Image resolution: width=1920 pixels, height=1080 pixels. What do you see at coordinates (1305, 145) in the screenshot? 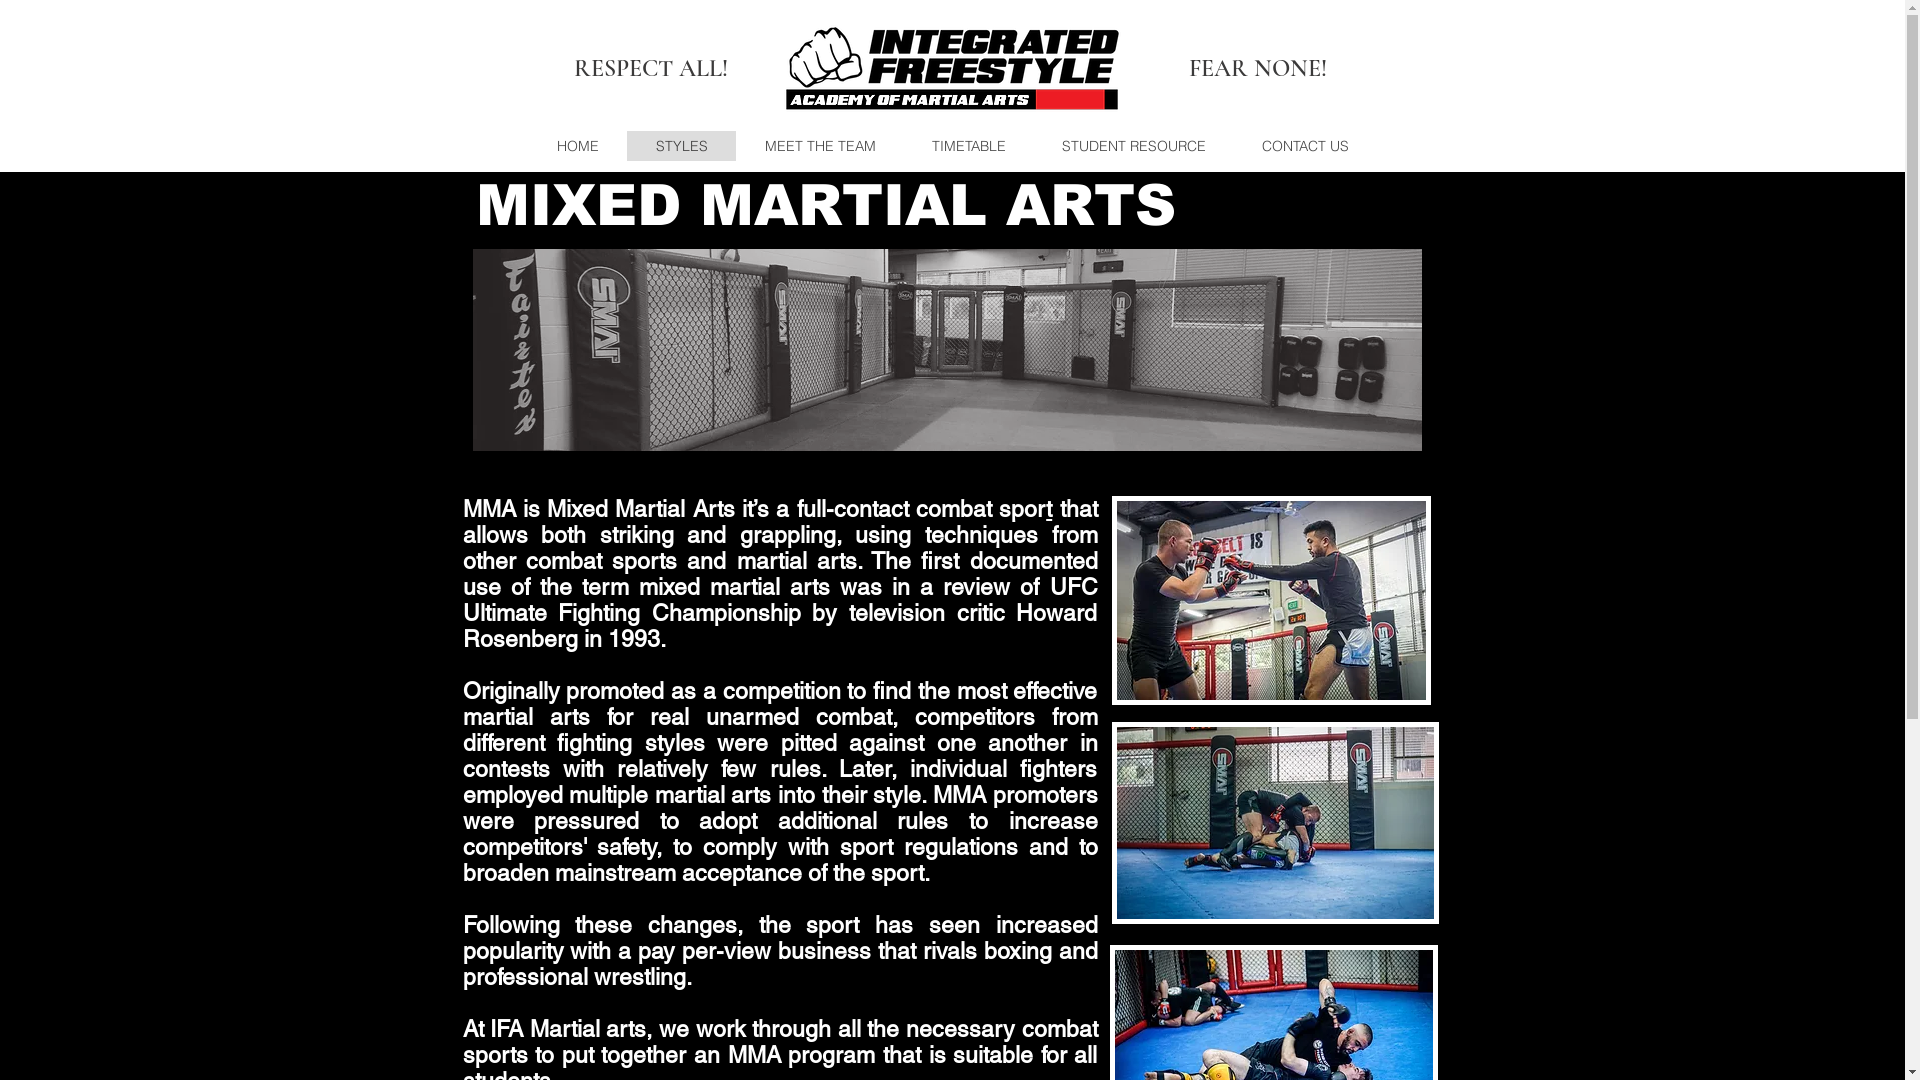
I see `'CONTACT US'` at bounding box center [1305, 145].